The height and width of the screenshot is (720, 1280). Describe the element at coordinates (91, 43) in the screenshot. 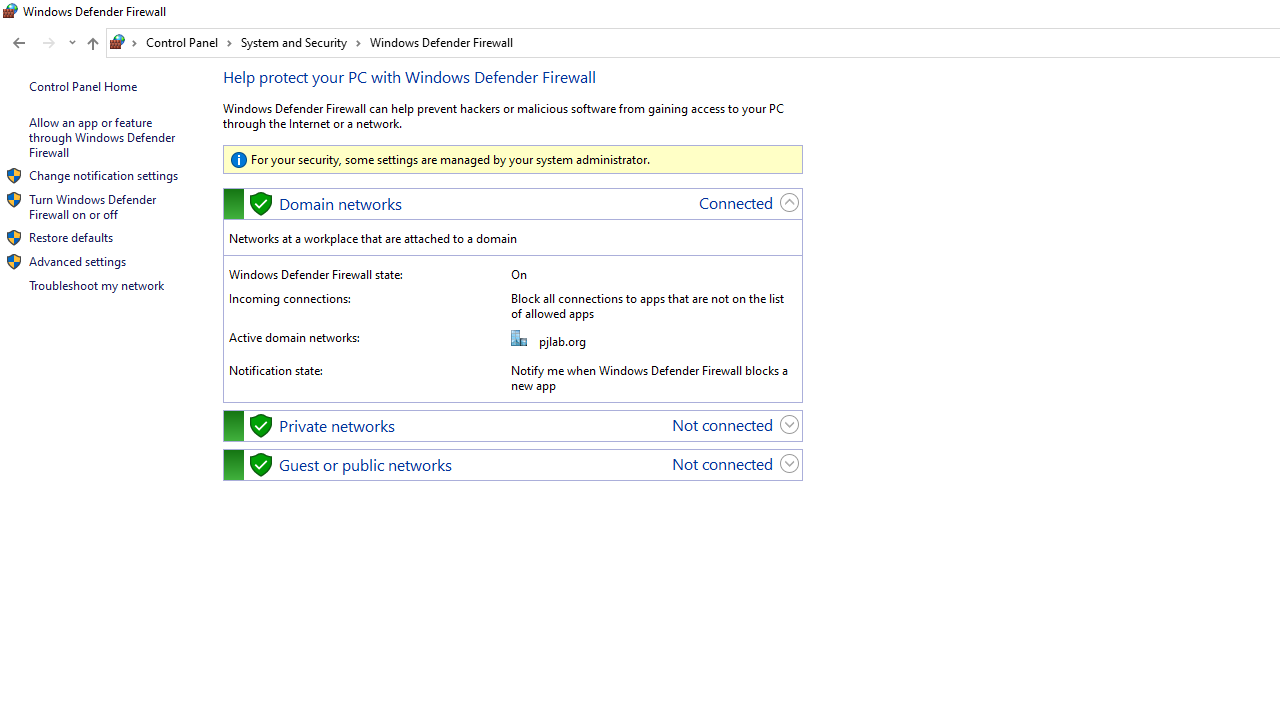

I see `'Up to "System and Security" (Alt + Up Arrow)'` at that location.